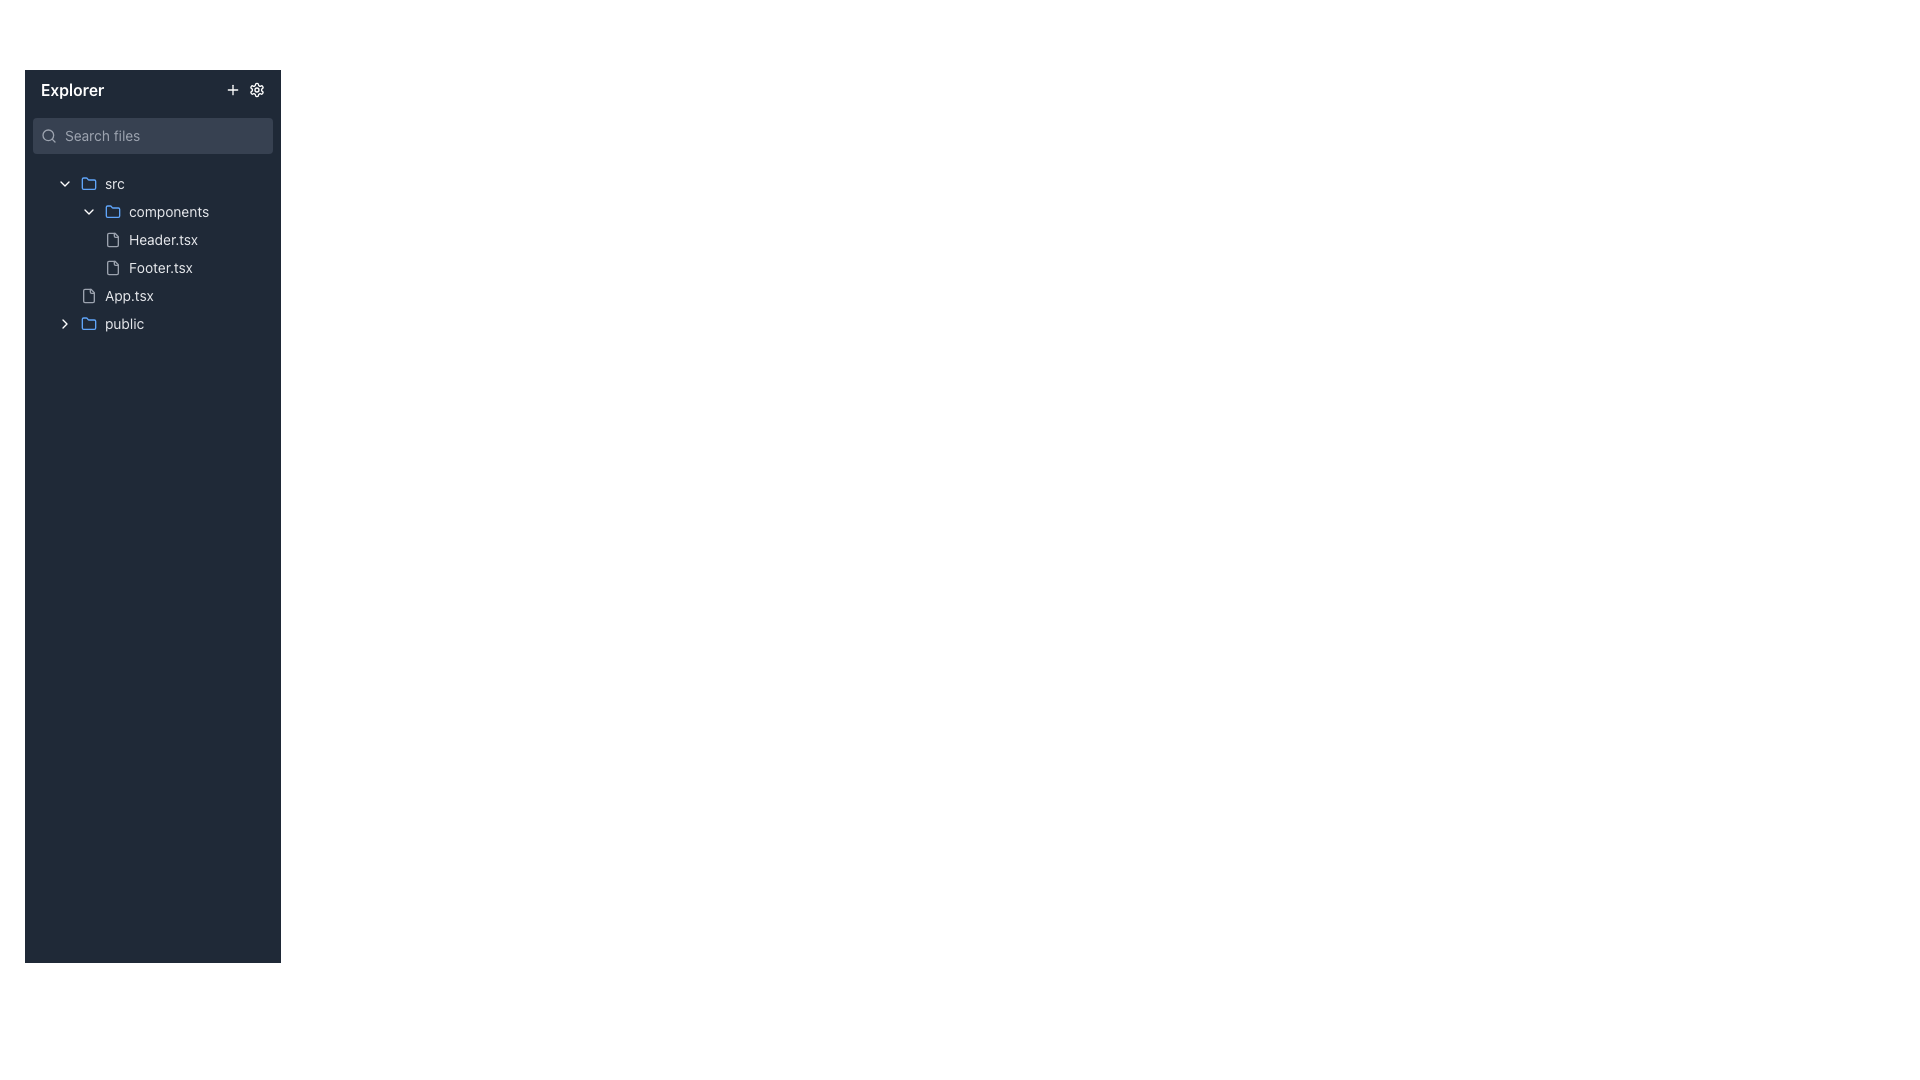  Describe the element at coordinates (233, 88) in the screenshot. I see `the plus sign icon button located at the top-right corner of the vertical sidebar to change its color` at that location.